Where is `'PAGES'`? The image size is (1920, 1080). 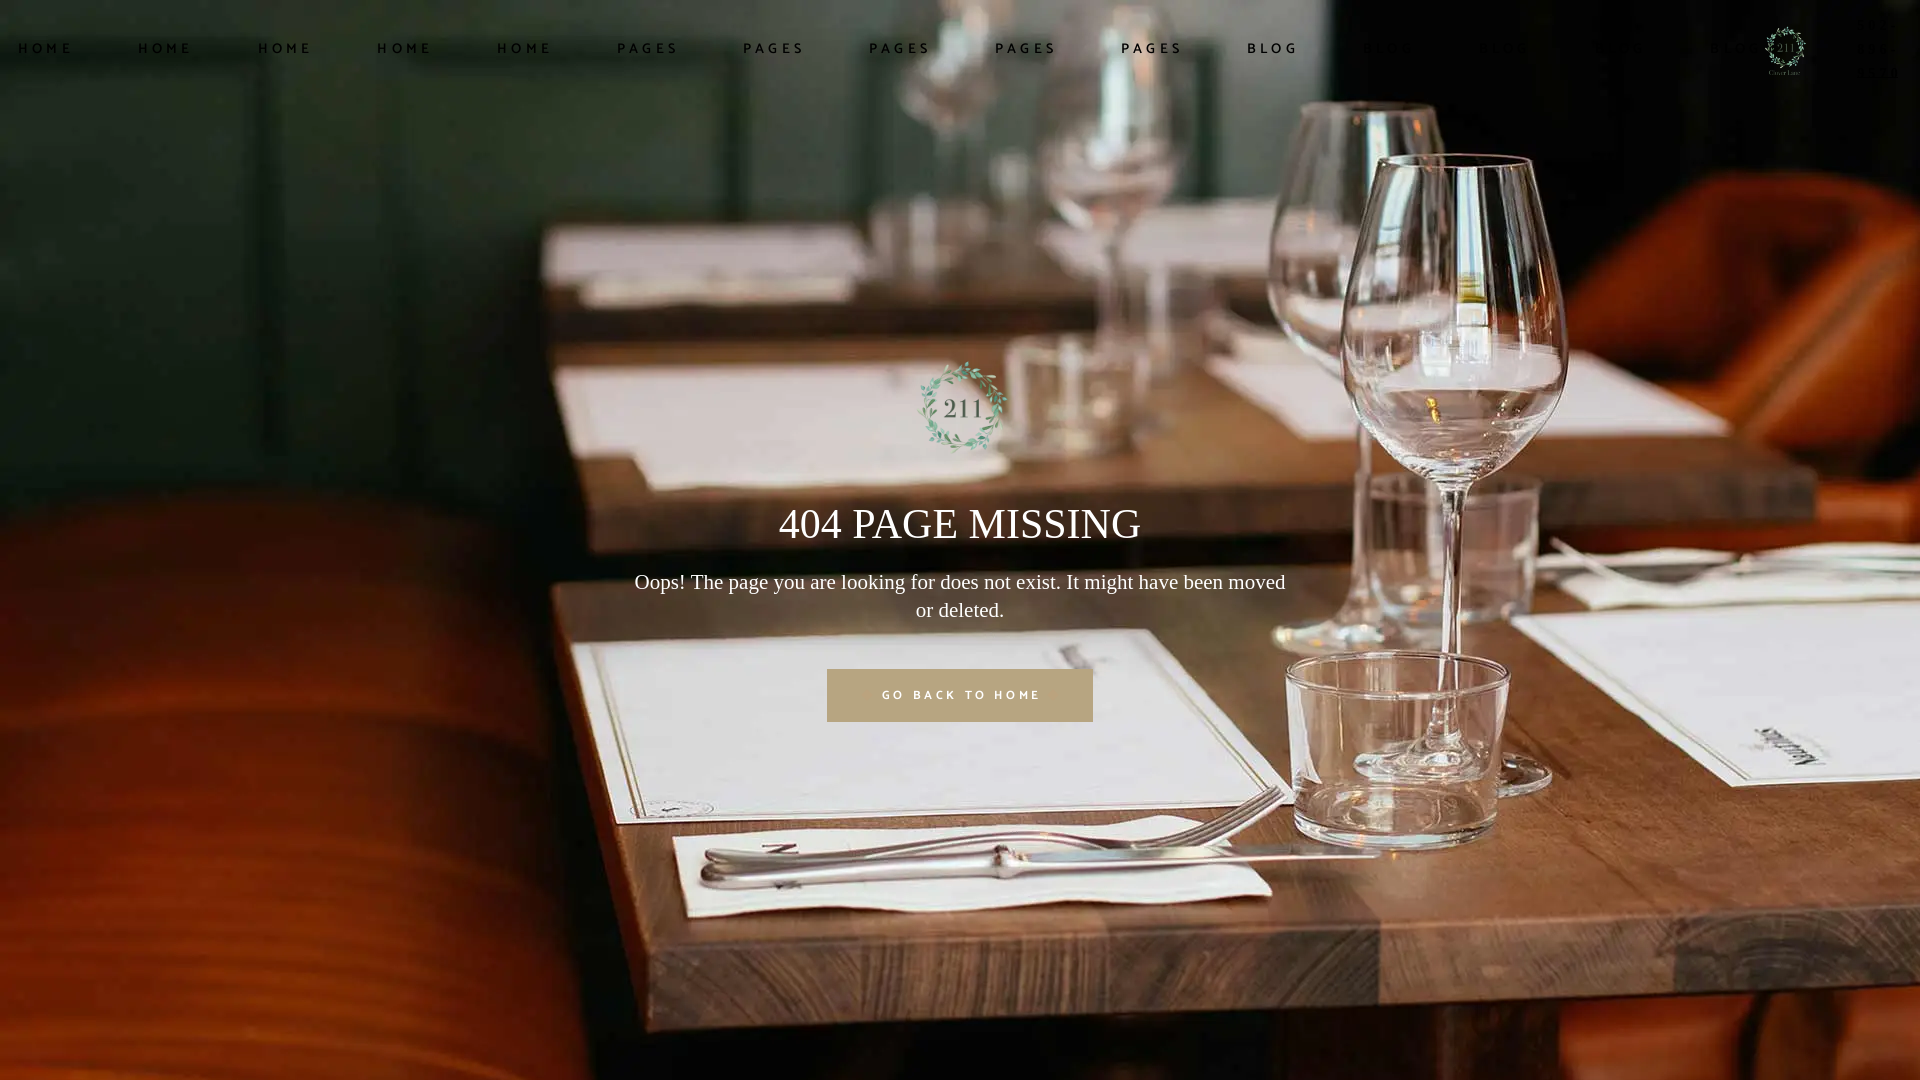 'PAGES' is located at coordinates (1121, 49).